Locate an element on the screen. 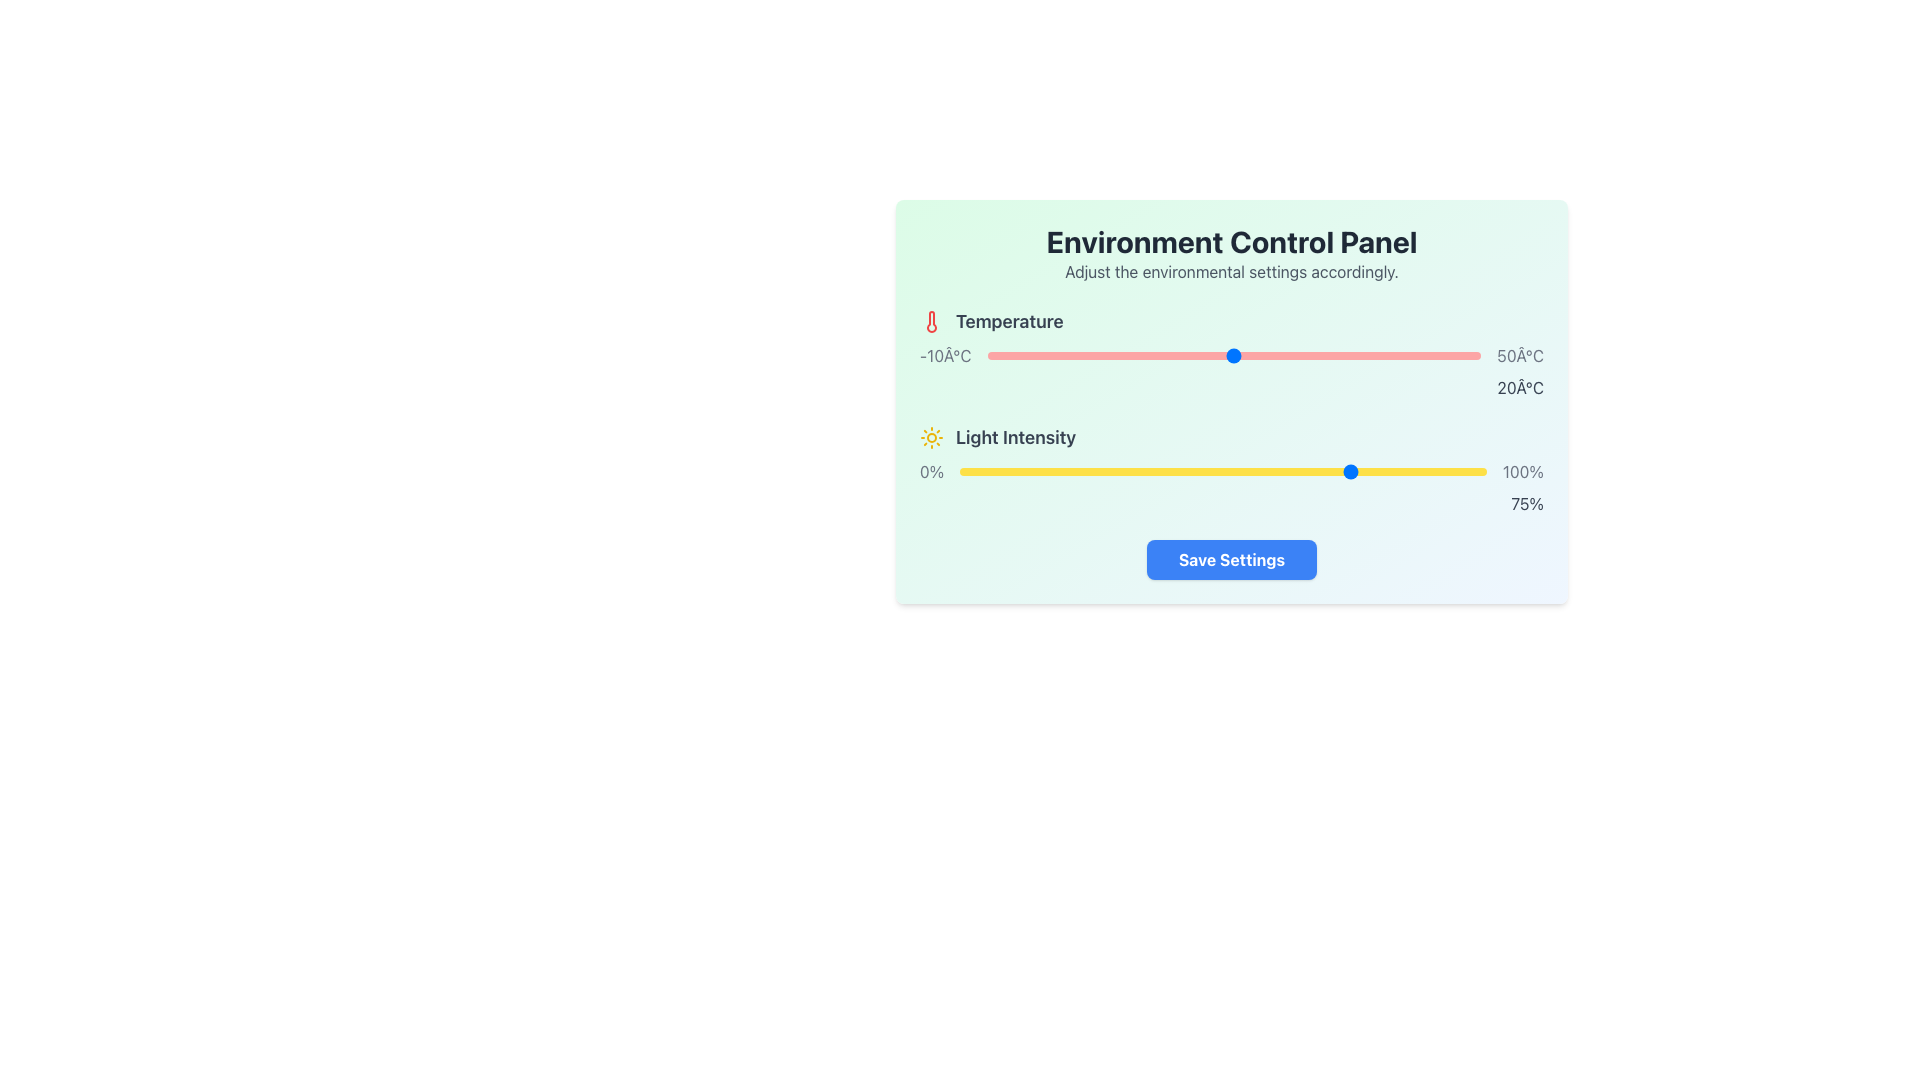  the text label that reads 'Adjust the environmental settings accordingly.' which is styled in a subdued gray color and is located directly beneath the title 'Environment Control Panel' is located at coordinates (1231, 272).